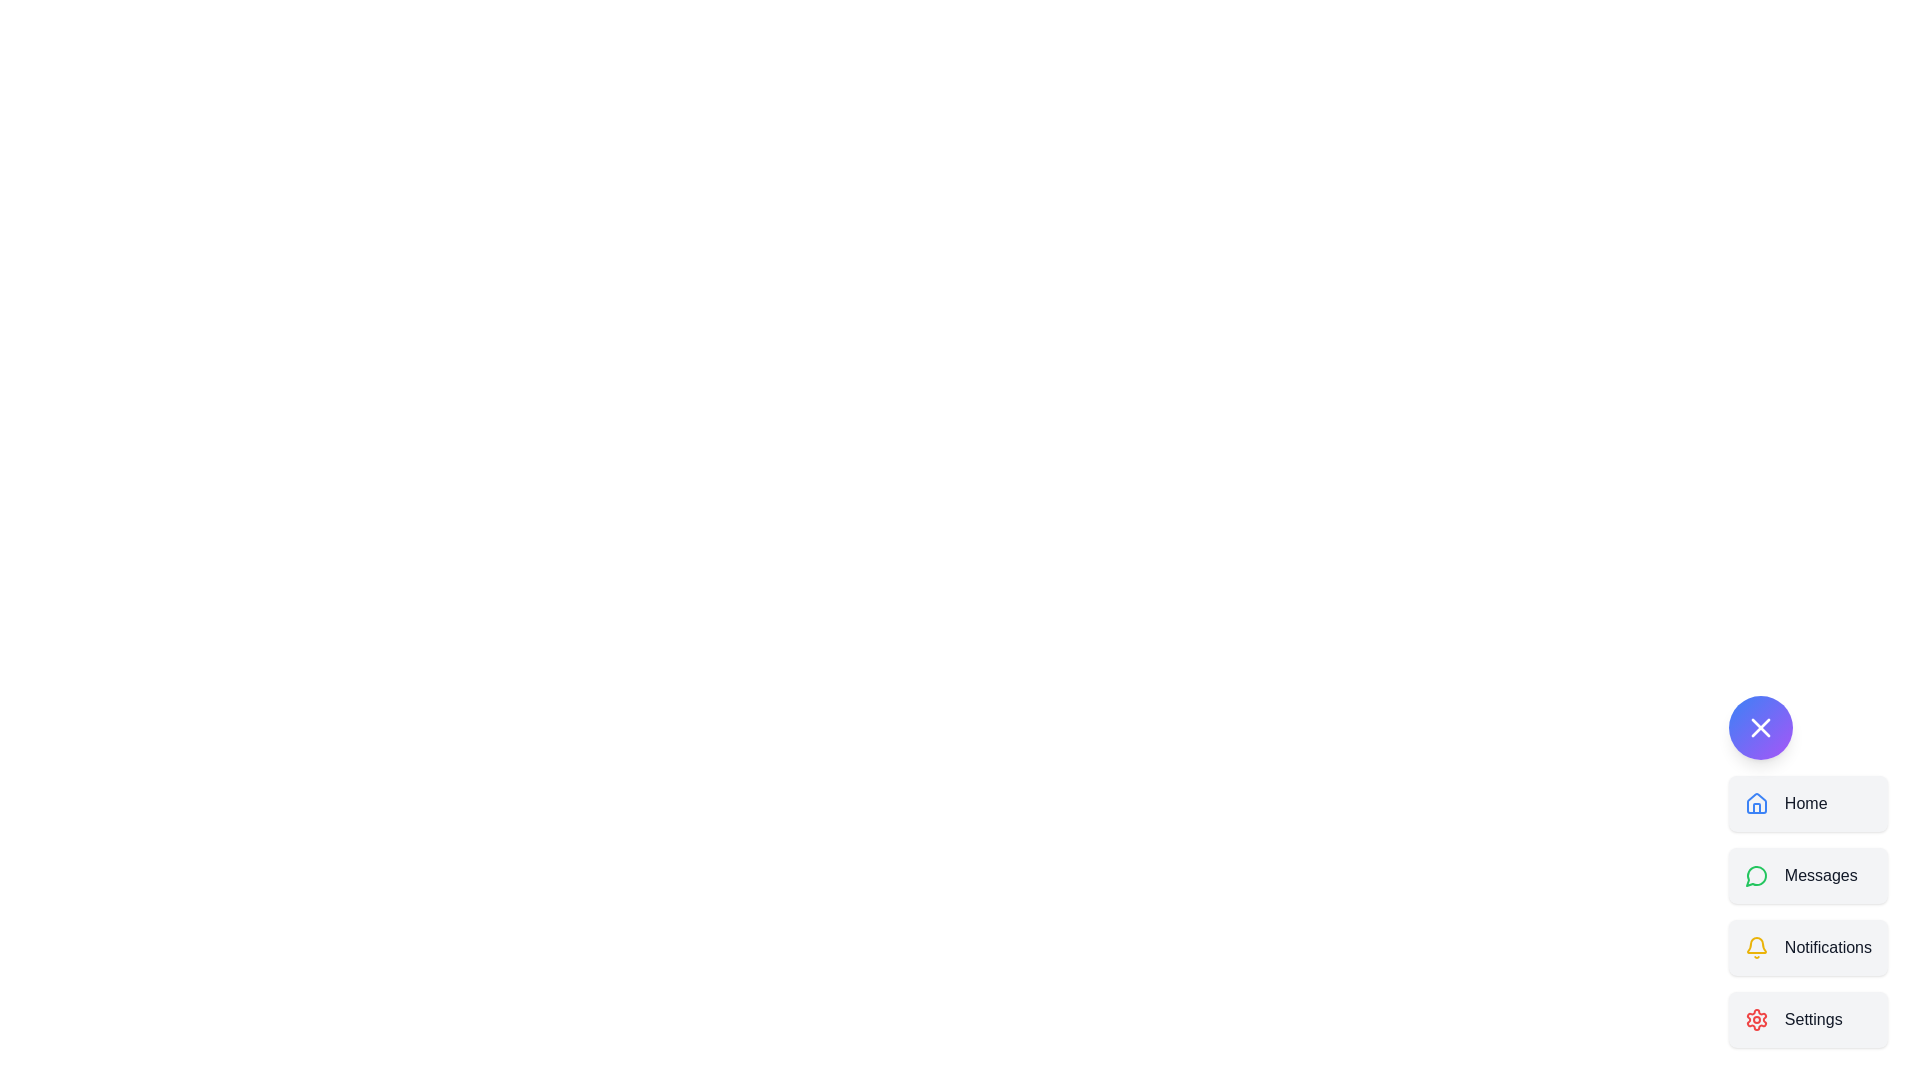  What do you see at coordinates (1755, 875) in the screenshot?
I see `the circular icon resembling a speech bubble, which is part of the vertical menu representing the message-related option, located between 'Home' and 'Notifications'` at bounding box center [1755, 875].